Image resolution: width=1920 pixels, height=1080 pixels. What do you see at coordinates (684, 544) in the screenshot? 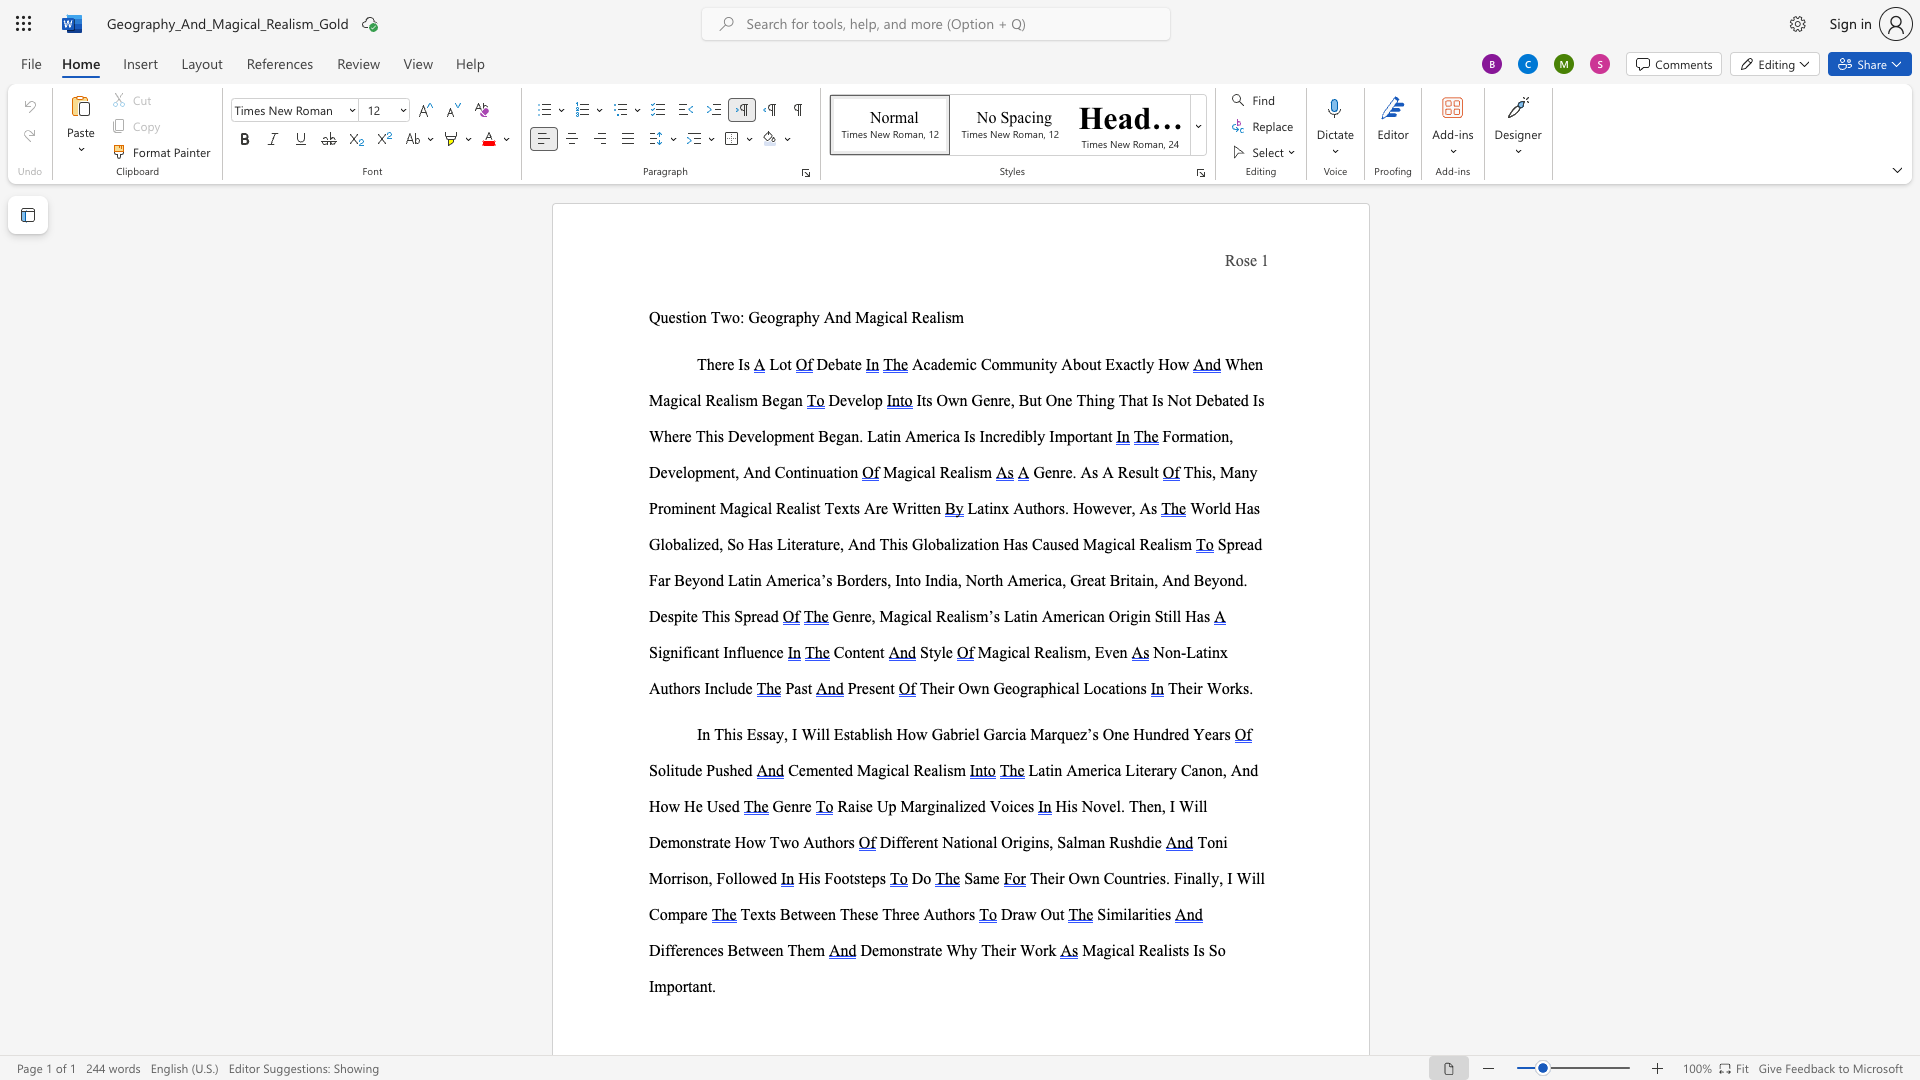
I see `the 2th character "a" in the text` at bounding box center [684, 544].